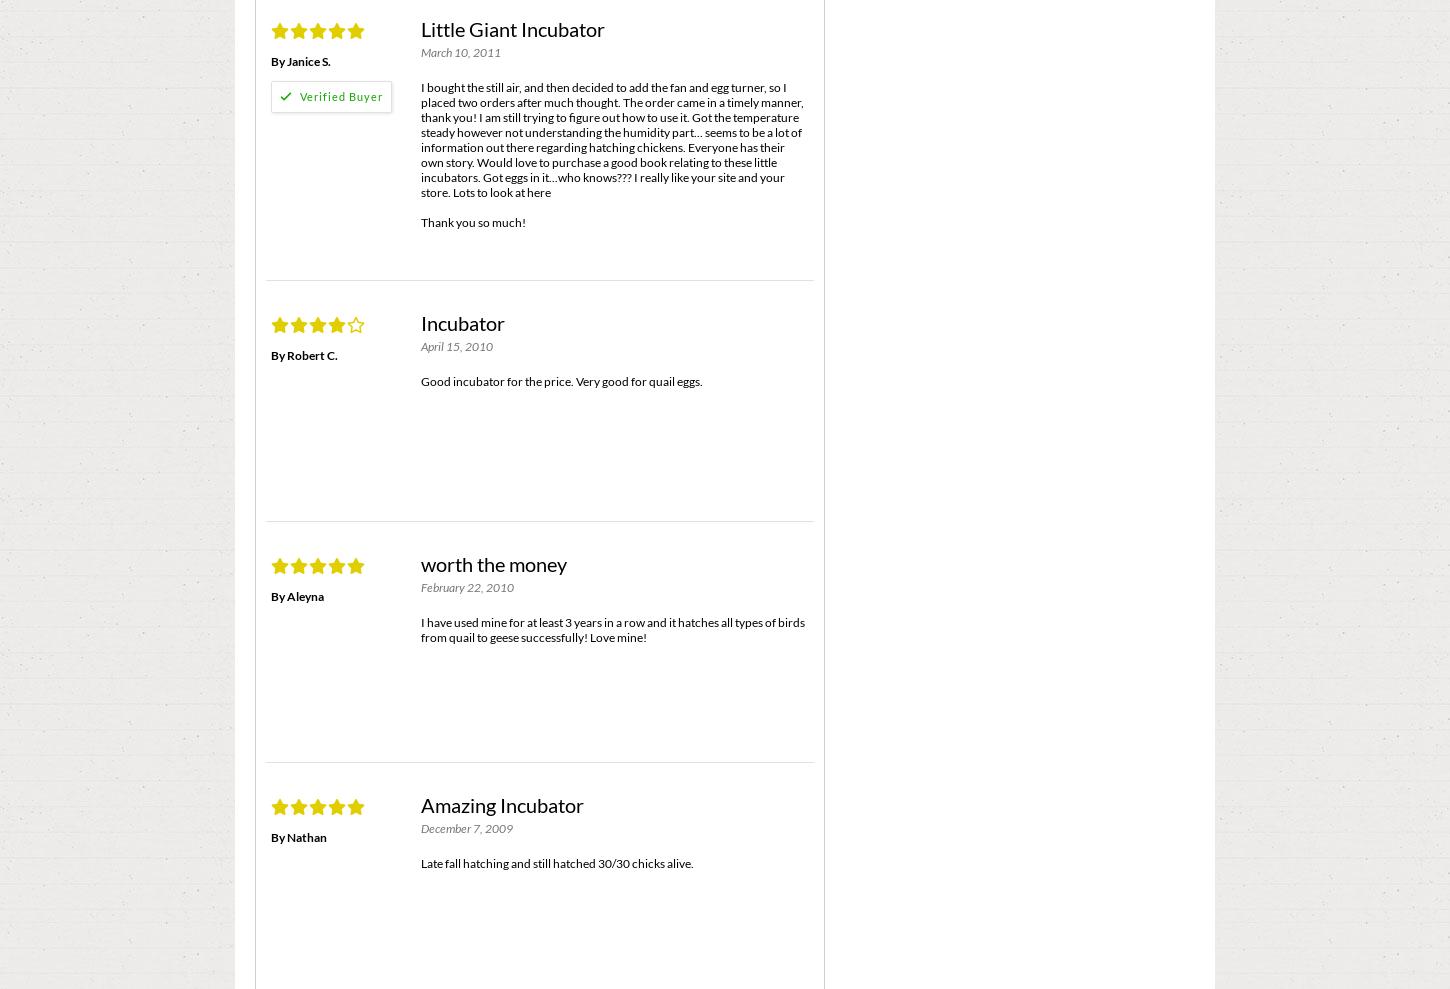 This screenshot has height=989, width=1450. Describe the element at coordinates (456, 345) in the screenshot. I see `'April 15, 2010'` at that location.